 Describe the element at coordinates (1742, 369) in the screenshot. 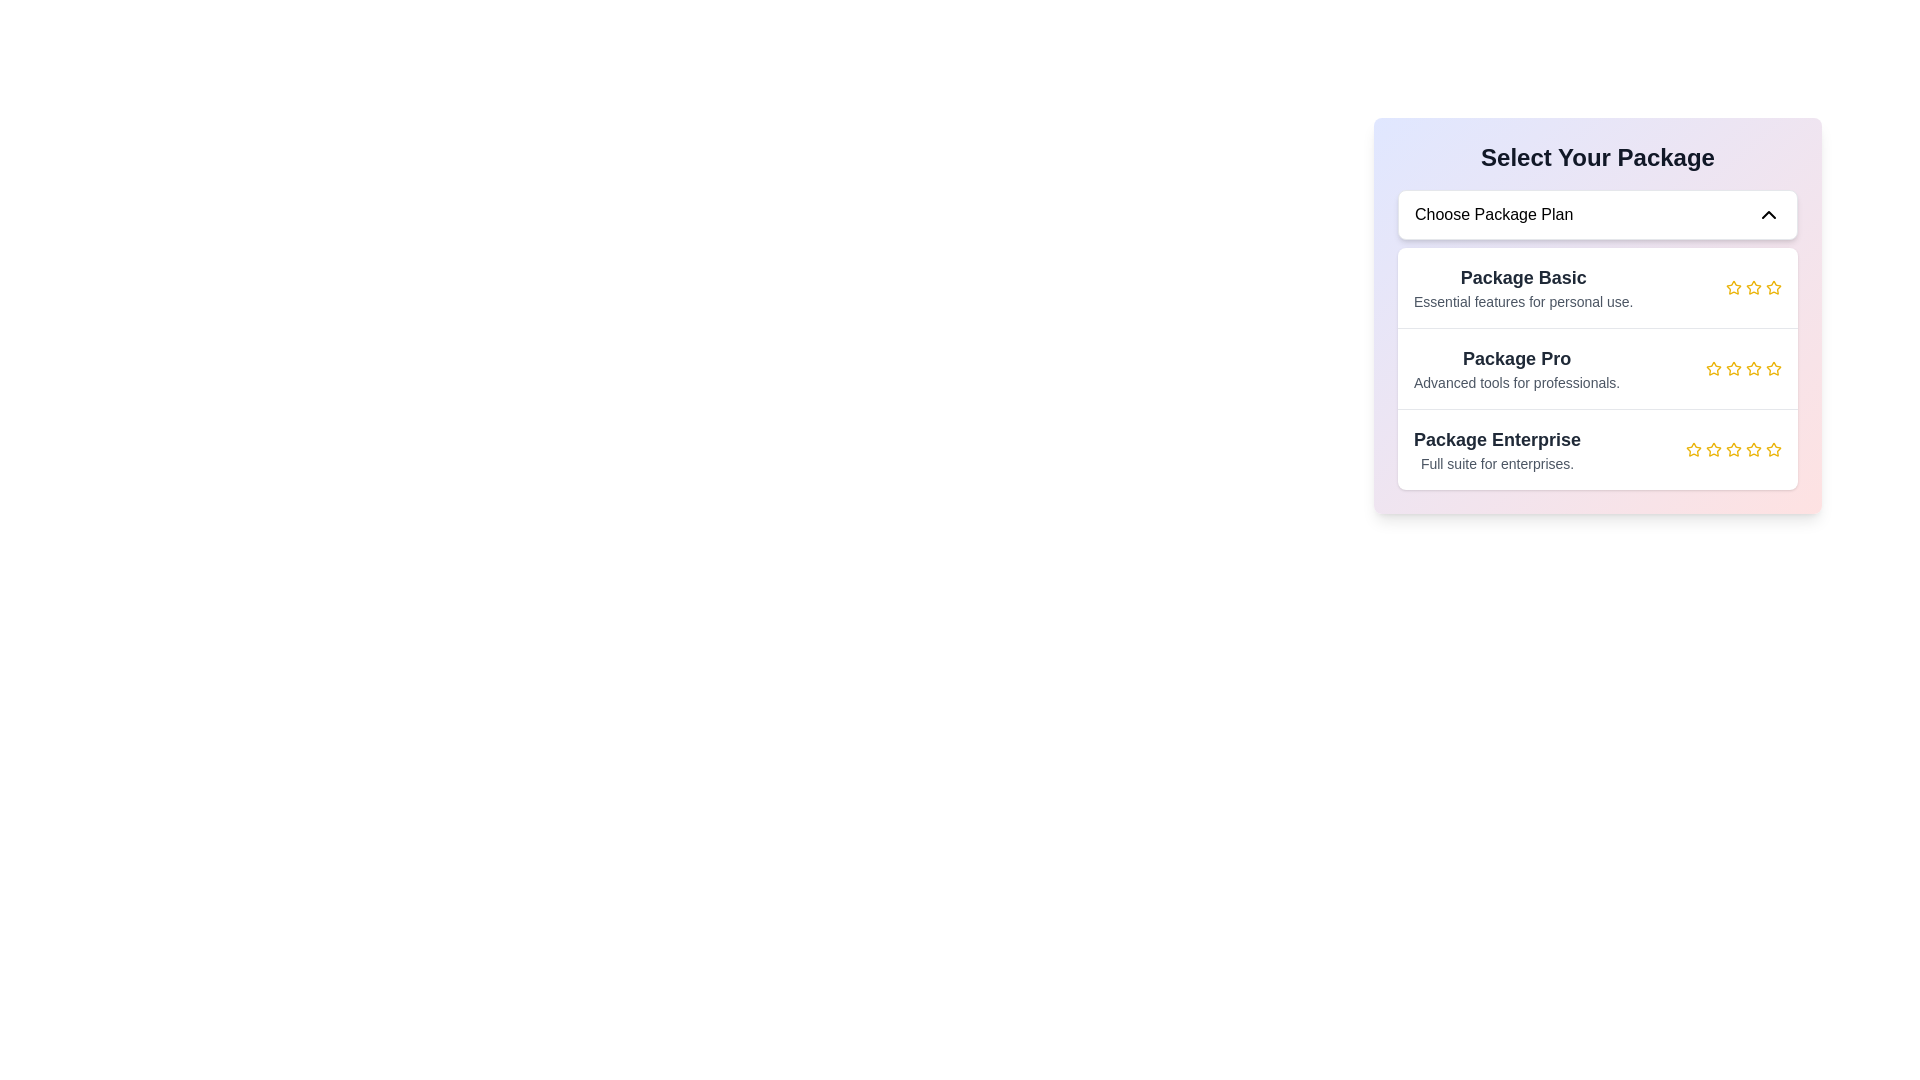

I see `the Rating indicator consisting of four yellow stars located in the 'Package Pro' section, positioned to the right of the 'Package Pro' text` at that location.